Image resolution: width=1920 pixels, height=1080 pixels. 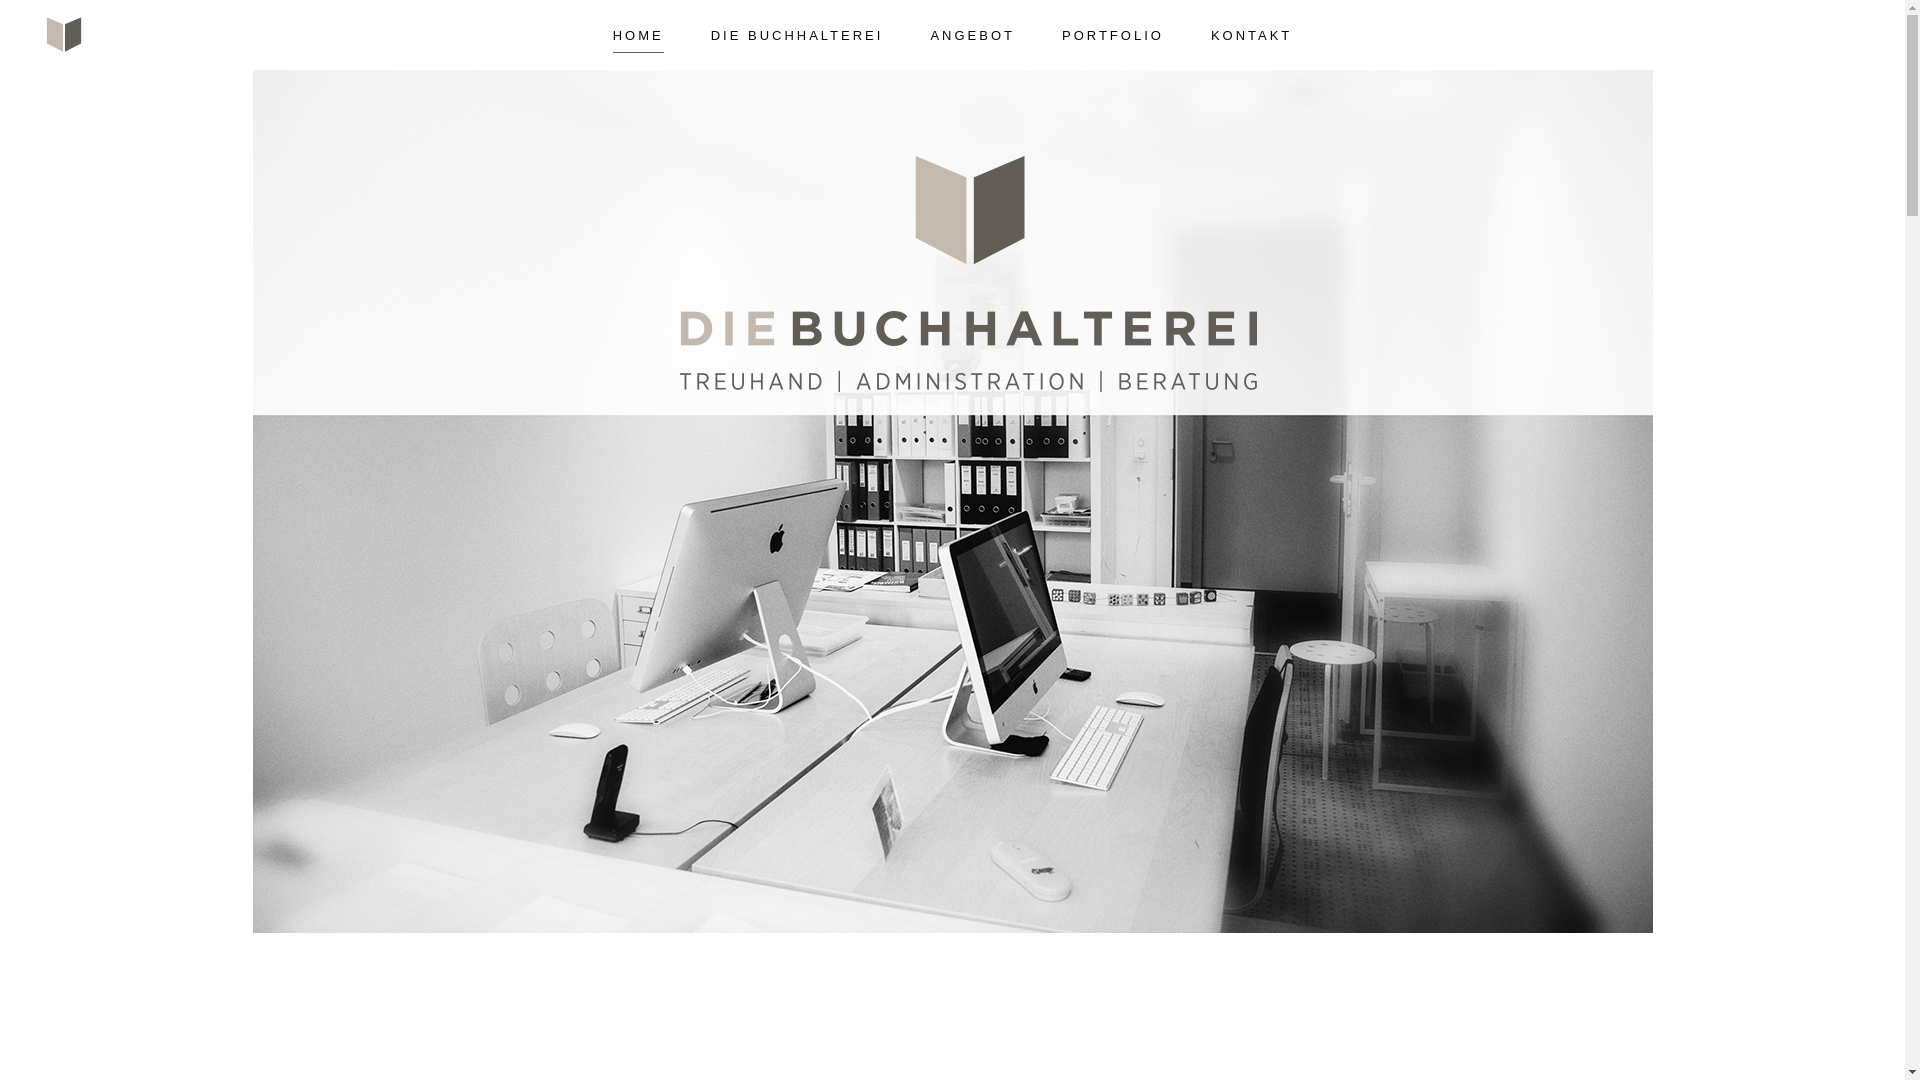 What do you see at coordinates (796, 26) in the screenshot?
I see `'DIE BUCHHALTEREI'` at bounding box center [796, 26].